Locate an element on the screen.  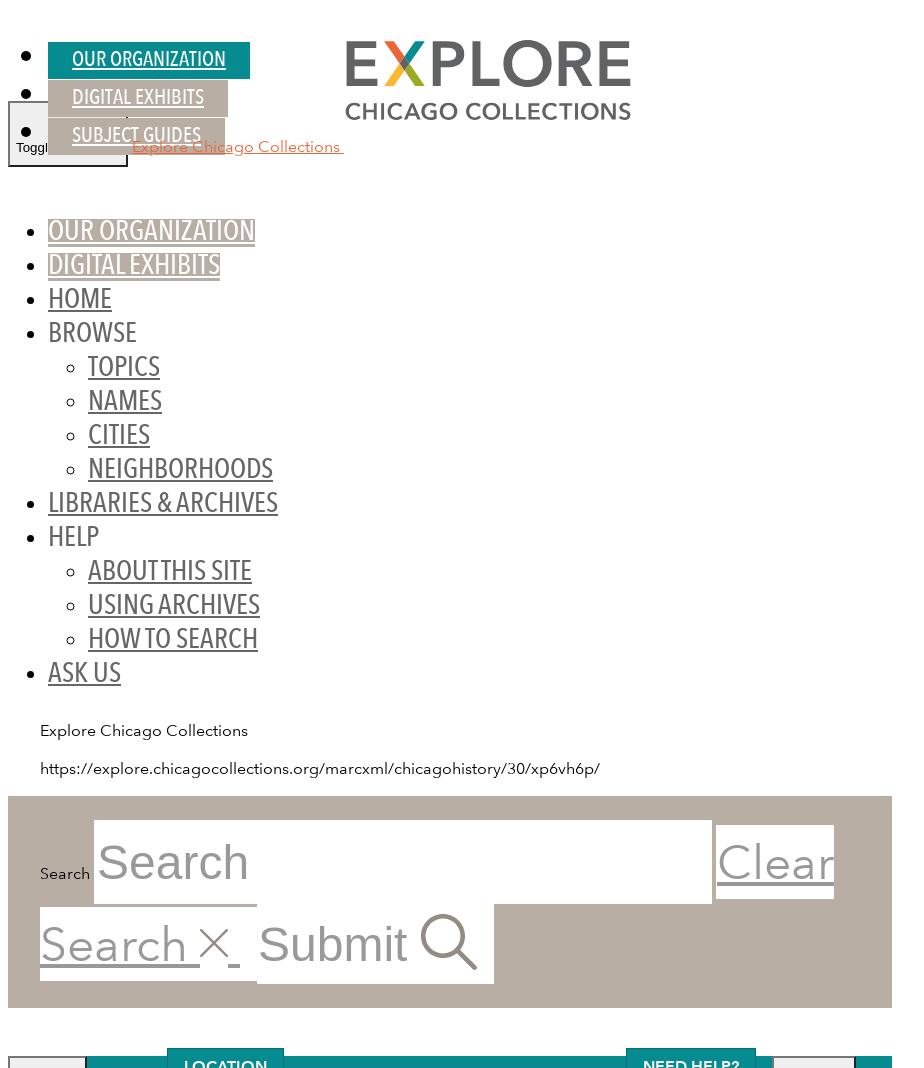
'Names' is located at coordinates (125, 402).